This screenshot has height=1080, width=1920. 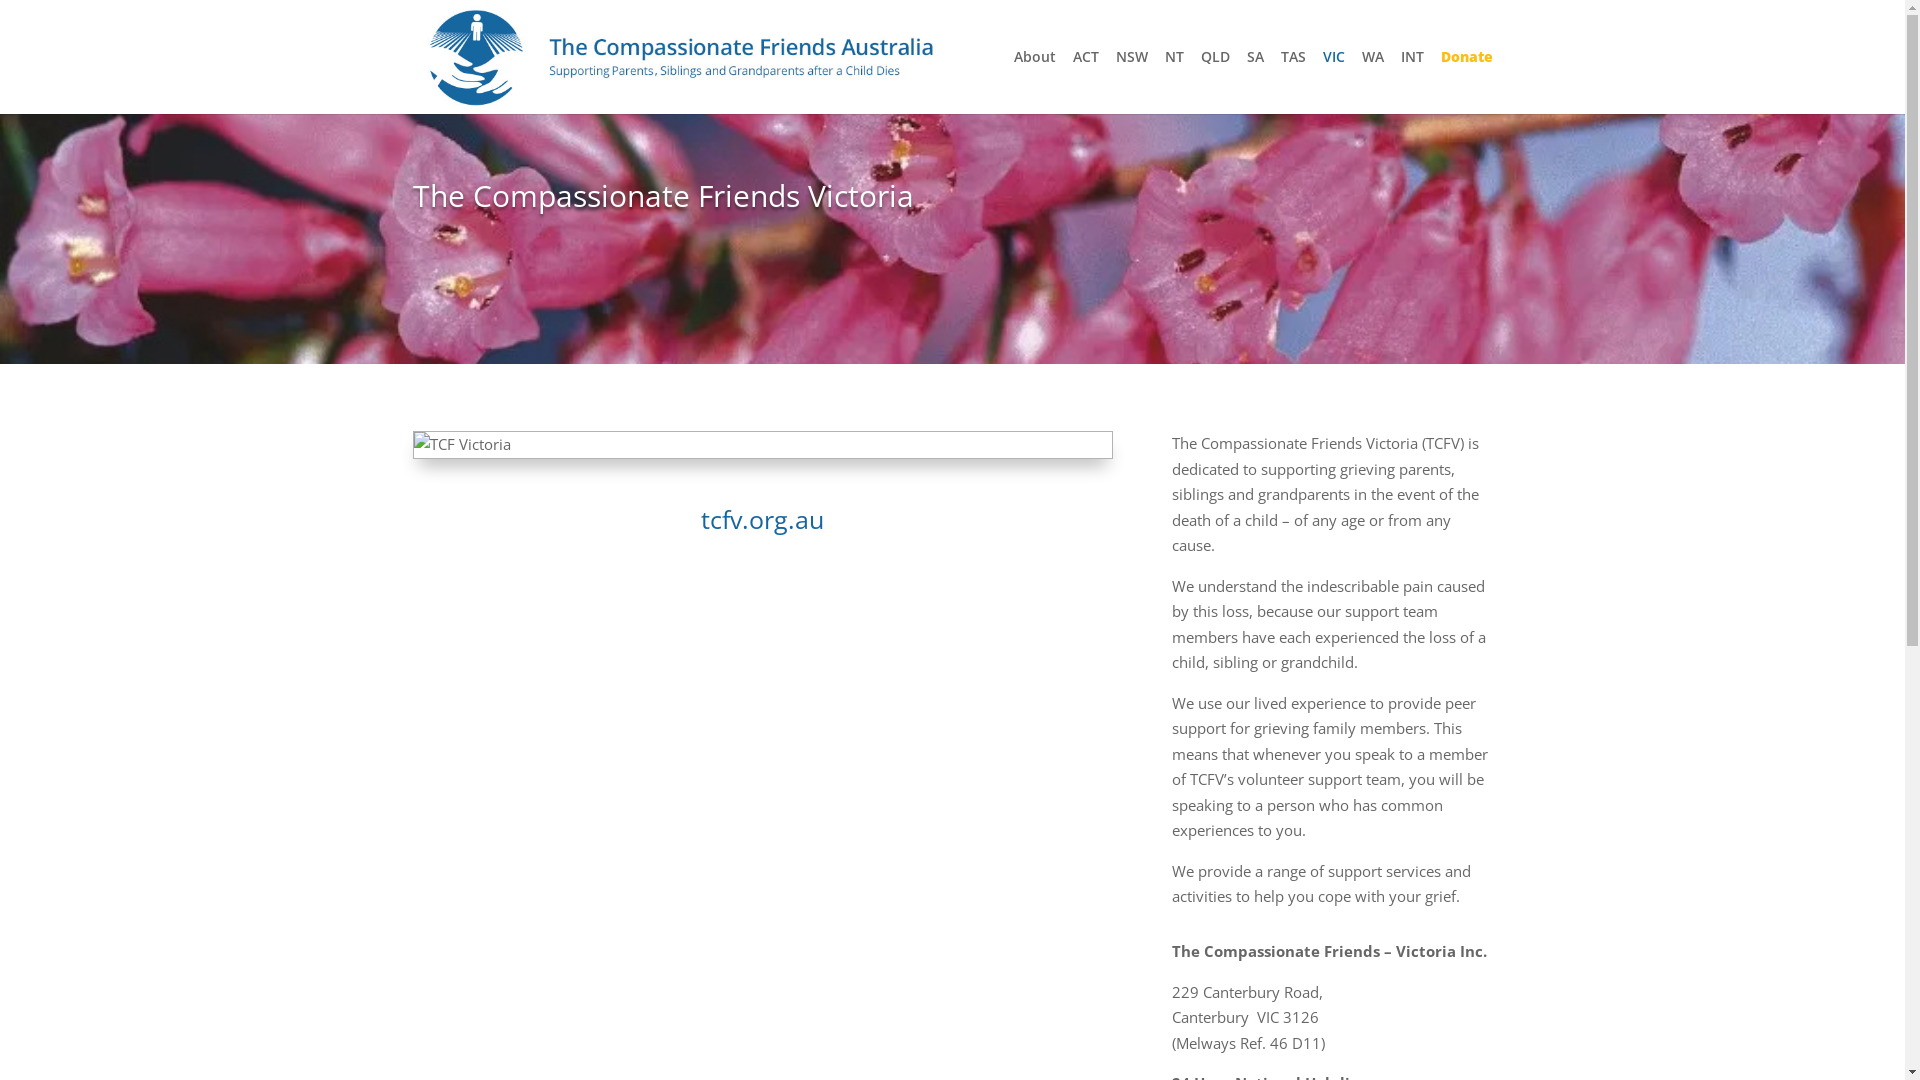 What do you see at coordinates (1465, 80) in the screenshot?
I see `'Donate'` at bounding box center [1465, 80].